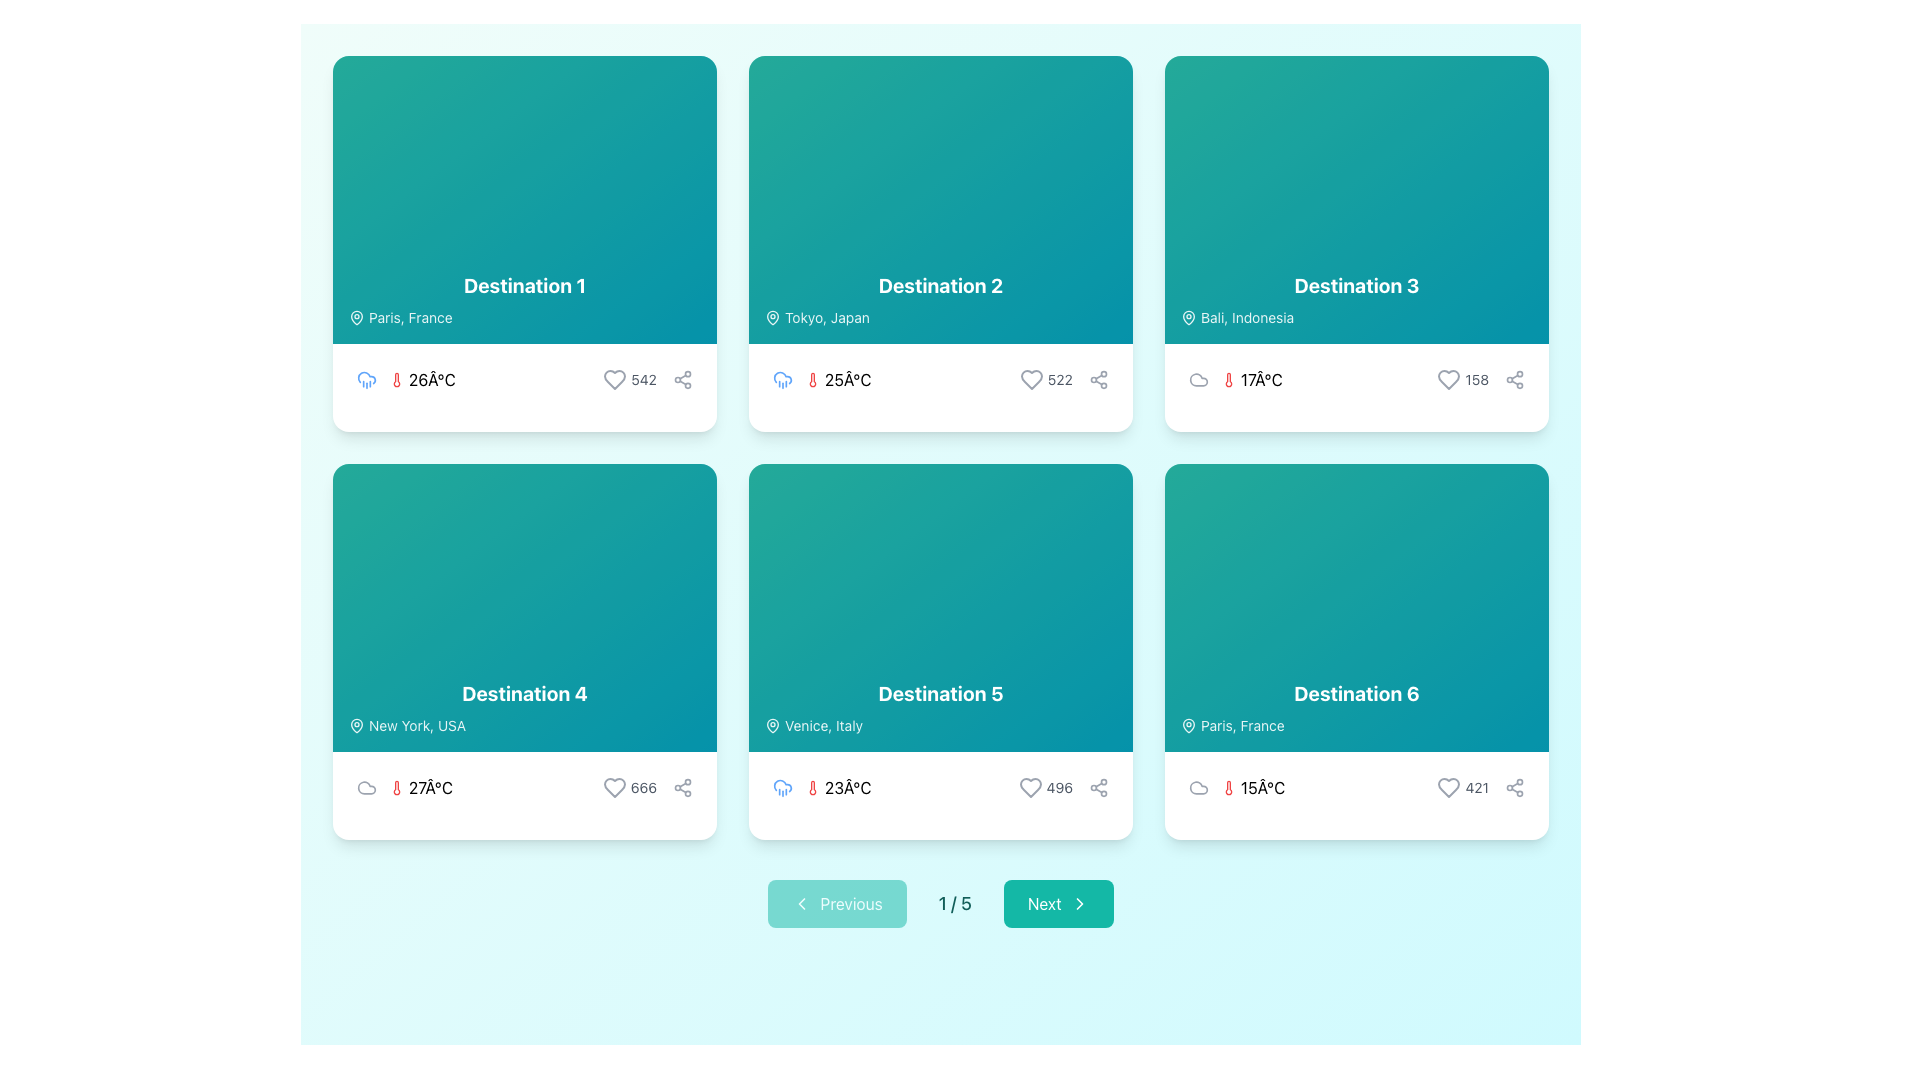 This screenshot has width=1920, height=1080. What do you see at coordinates (939, 693) in the screenshot?
I see `the non-interactive Text Label displaying the title of the destination within the fifth card of the second row in a 3x2 grid layout` at bounding box center [939, 693].